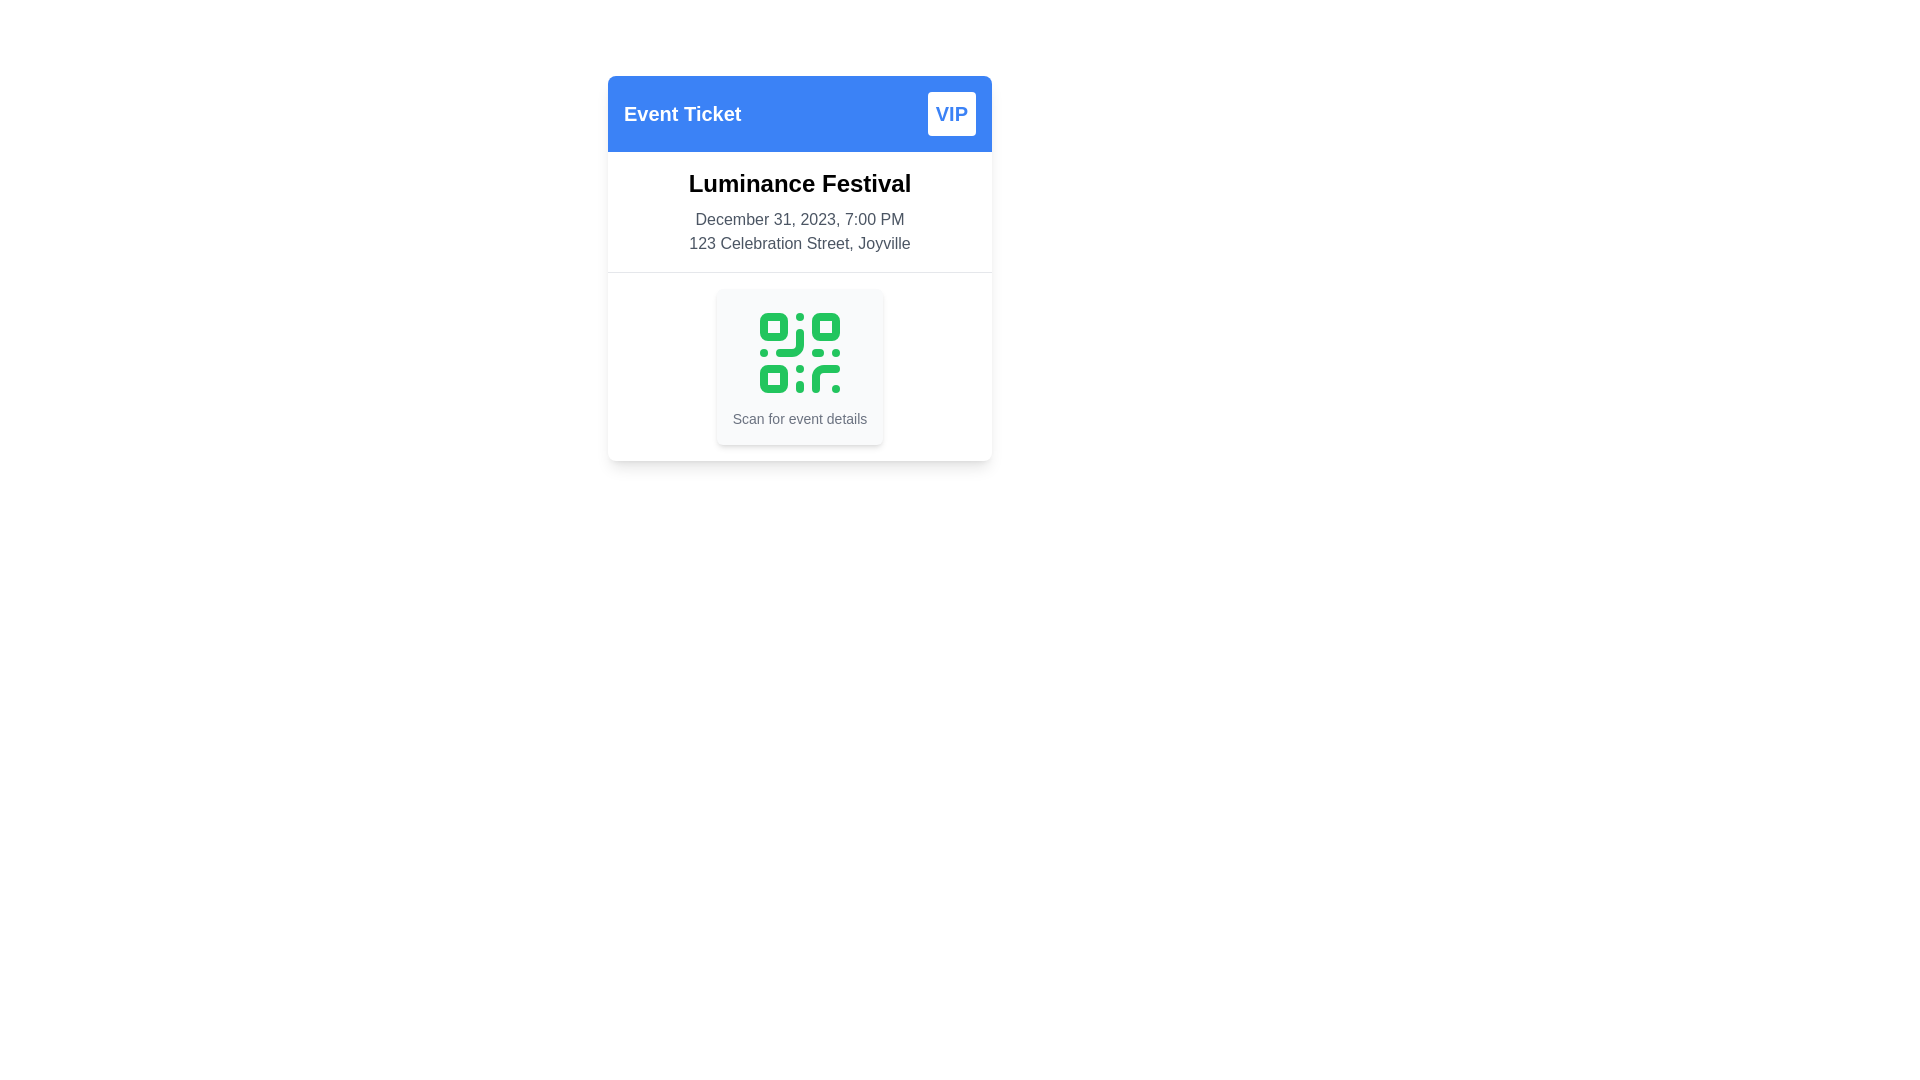 The width and height of the screenshot is (1920, 1080). What do you see at coordinates (800, 366) in the screenshot?
I see `the interactive prompt with a QR code located at the bottom section of the white card` at bounding box center [800, 366].